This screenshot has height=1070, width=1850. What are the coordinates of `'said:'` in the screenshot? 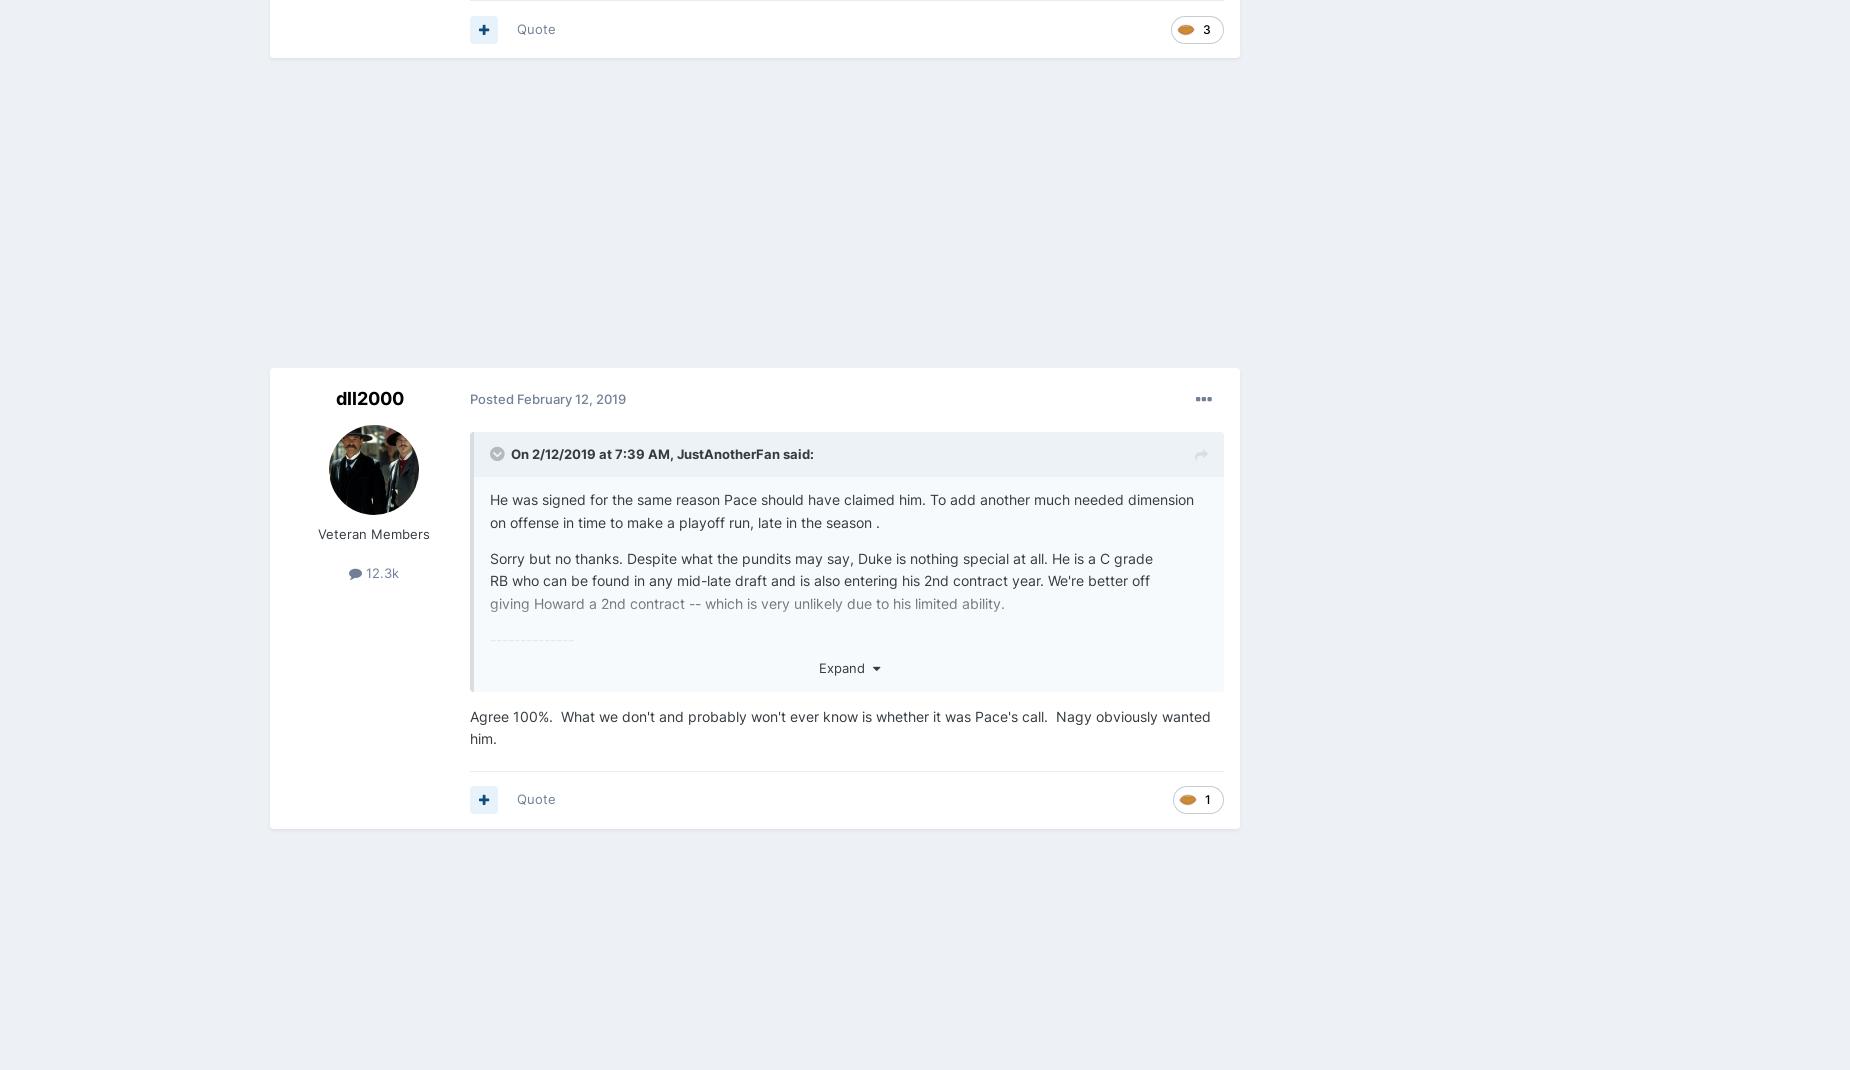 It's located at (796, 454).